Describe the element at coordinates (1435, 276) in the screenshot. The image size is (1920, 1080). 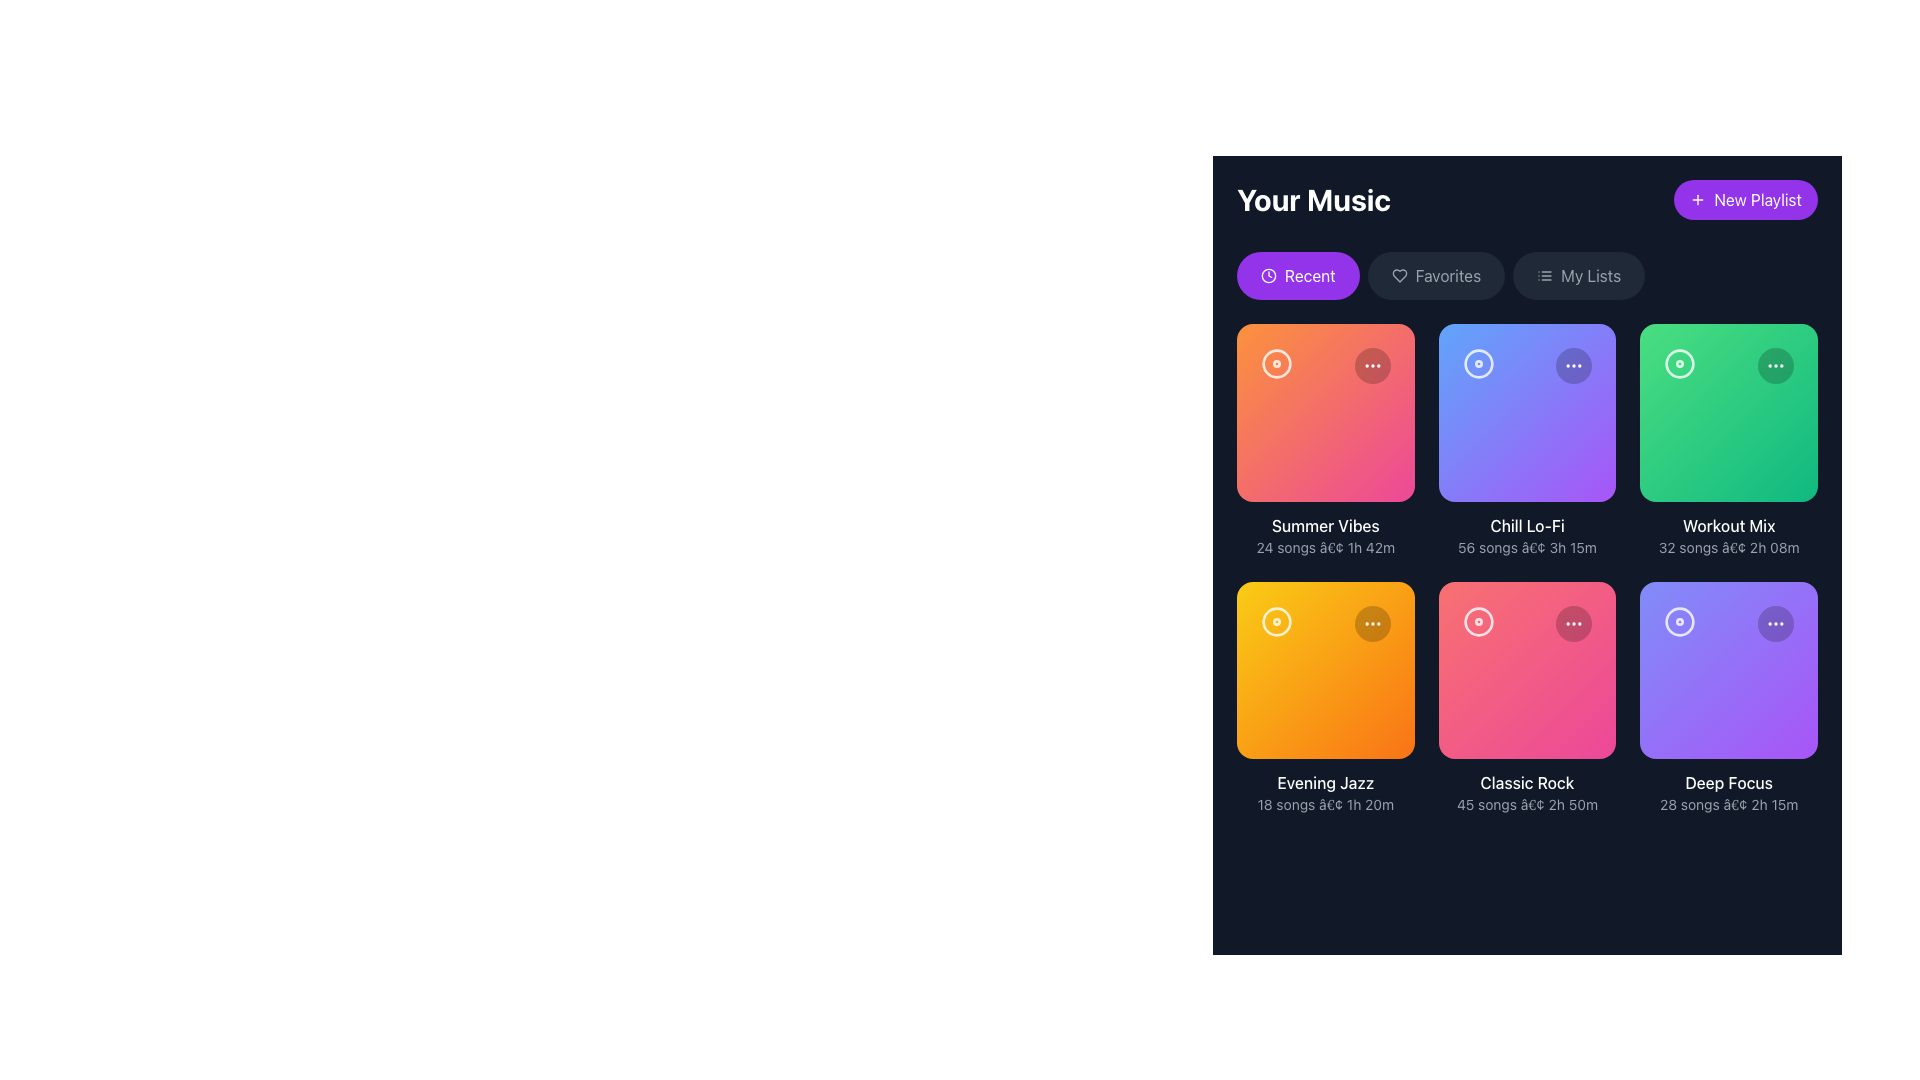
I see `the favorites button, which is the second button in a group of three at the top of the UI` at that location.